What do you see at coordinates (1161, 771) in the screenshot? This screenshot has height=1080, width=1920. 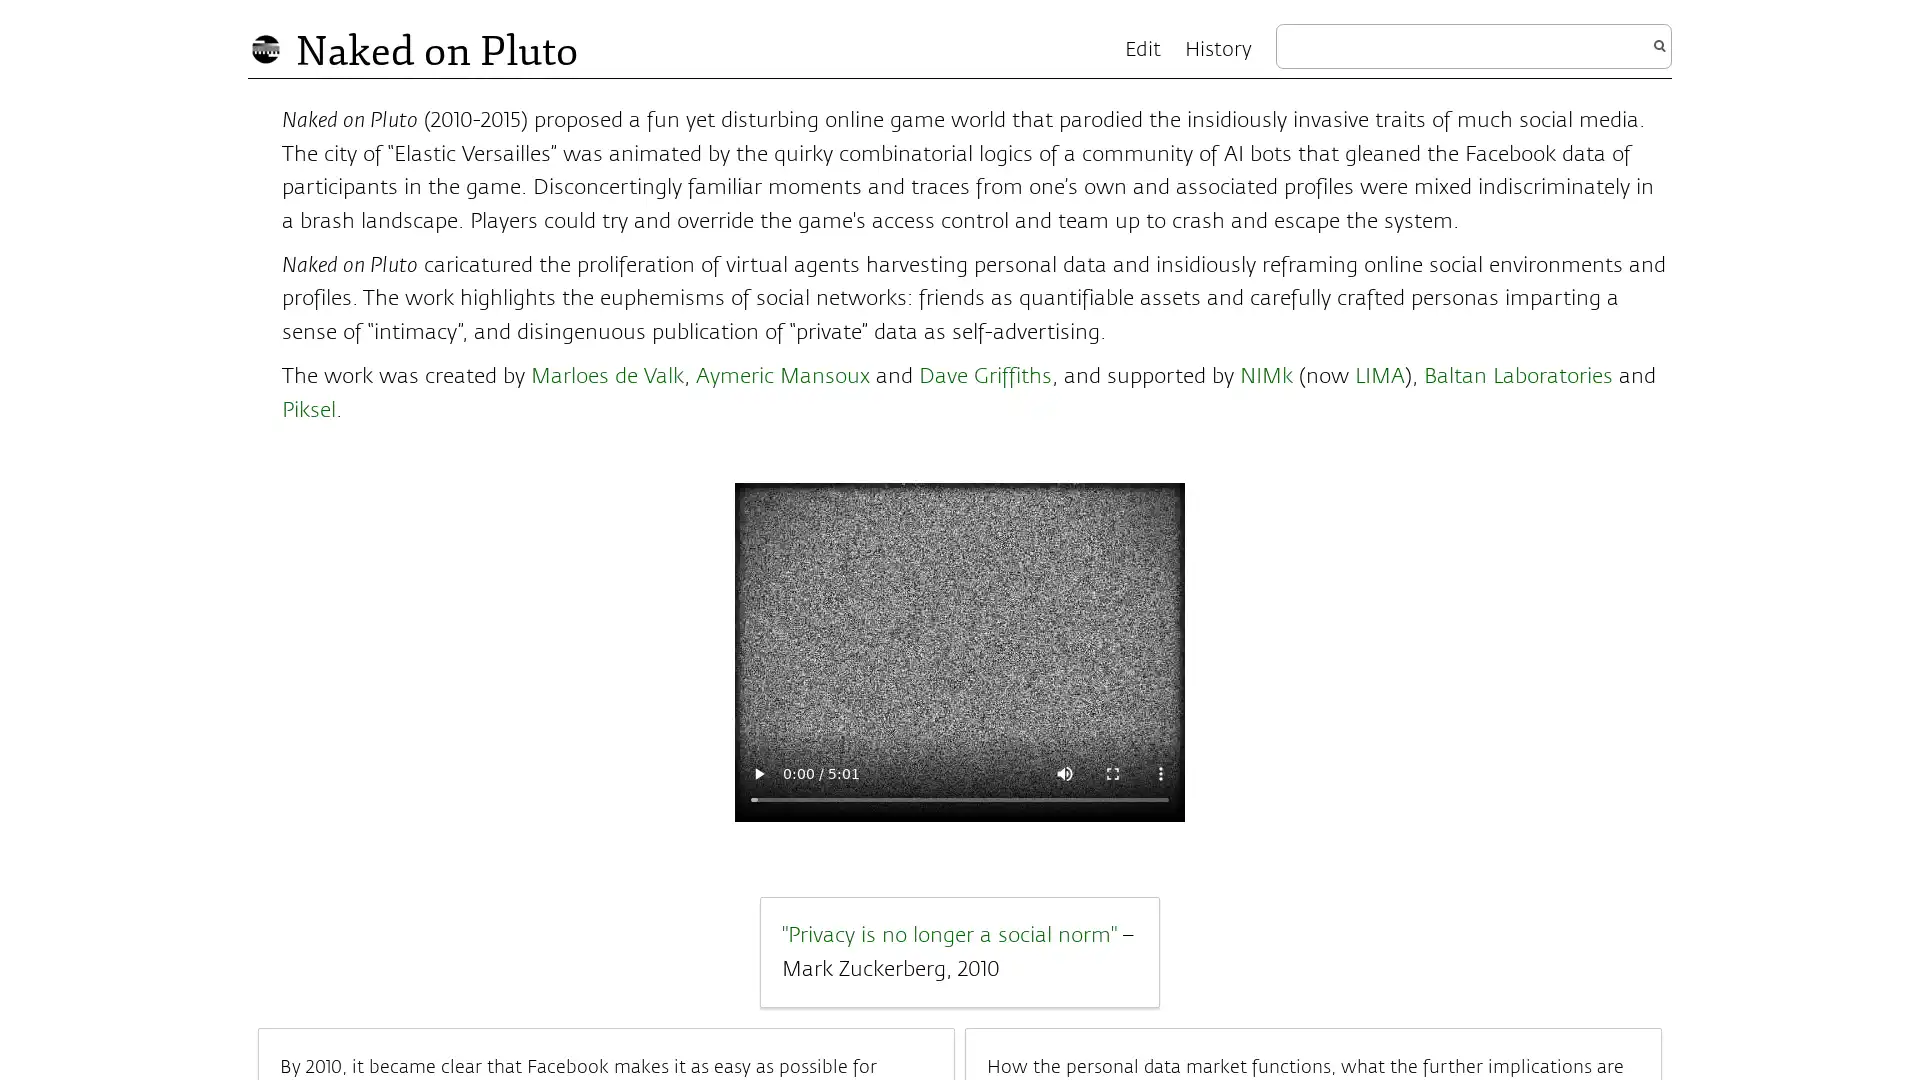 I see `show more media controls` at bounding box center [1161, 771].